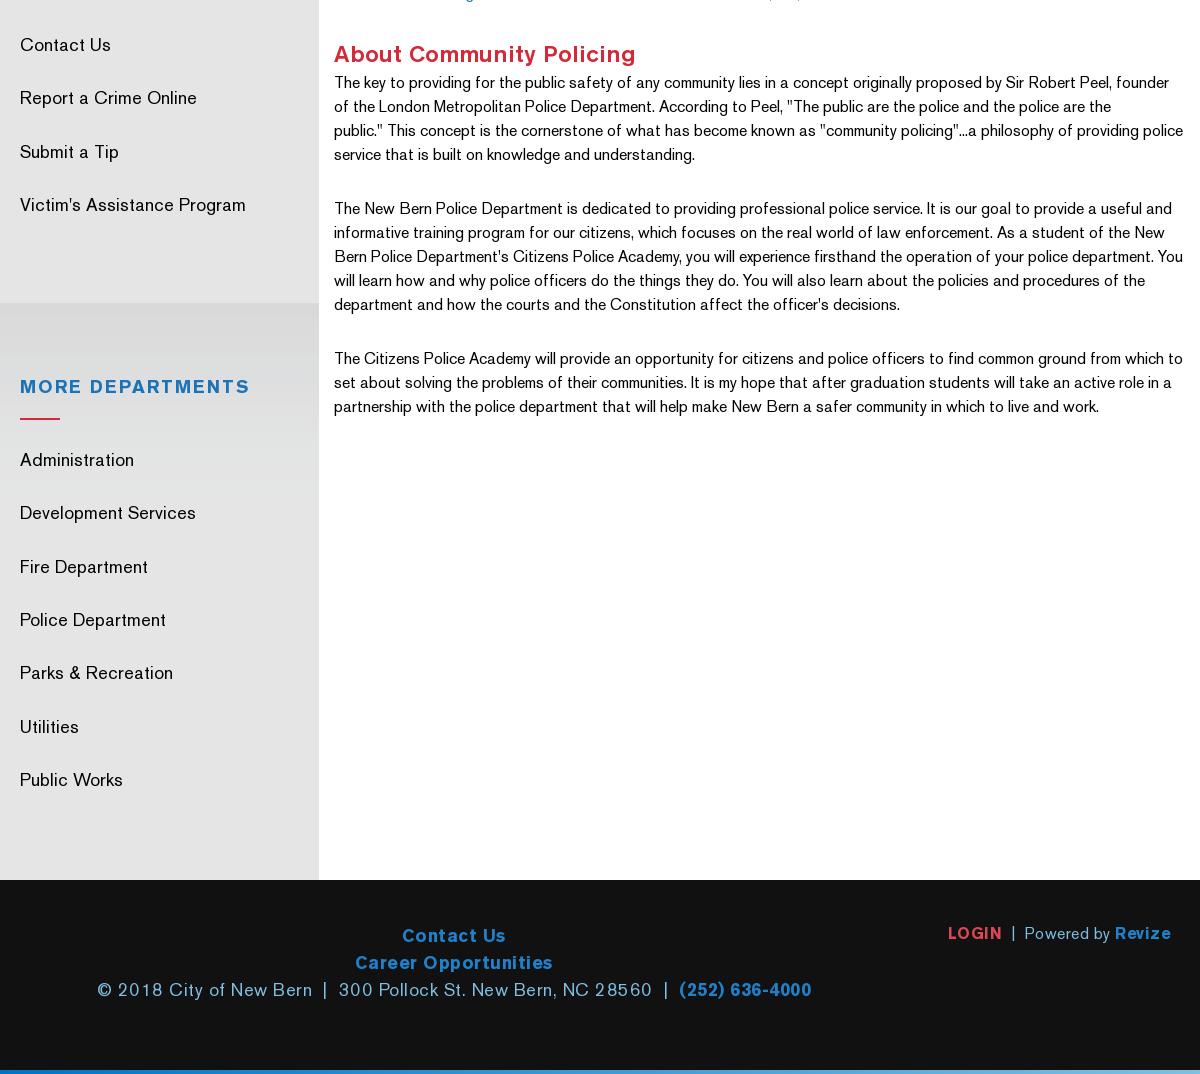 This screenshot has height=1074, width=1200. Describe the element at coordinates (69, 149) in the screenshot. I see `'Submit a Tip'` at that location.